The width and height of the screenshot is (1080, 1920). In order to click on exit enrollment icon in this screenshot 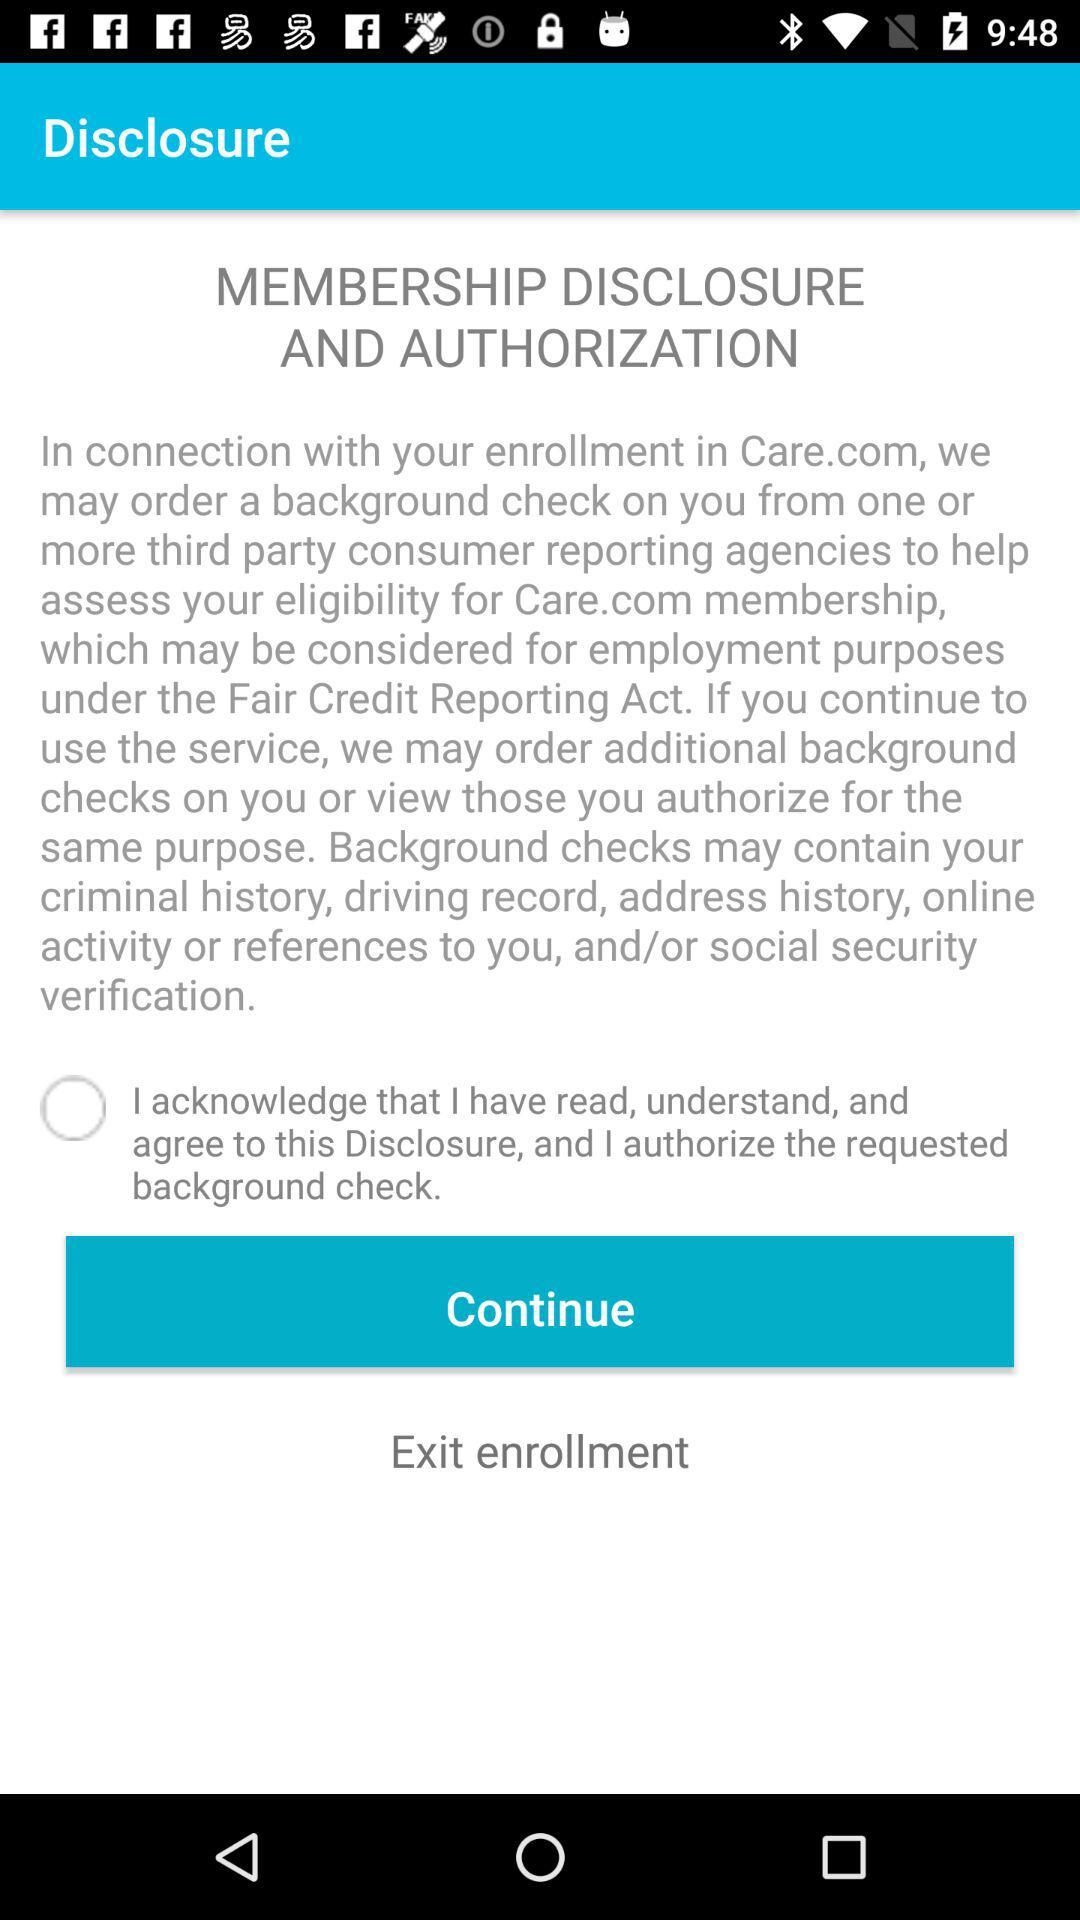, I will do `click(540, 1450)`.